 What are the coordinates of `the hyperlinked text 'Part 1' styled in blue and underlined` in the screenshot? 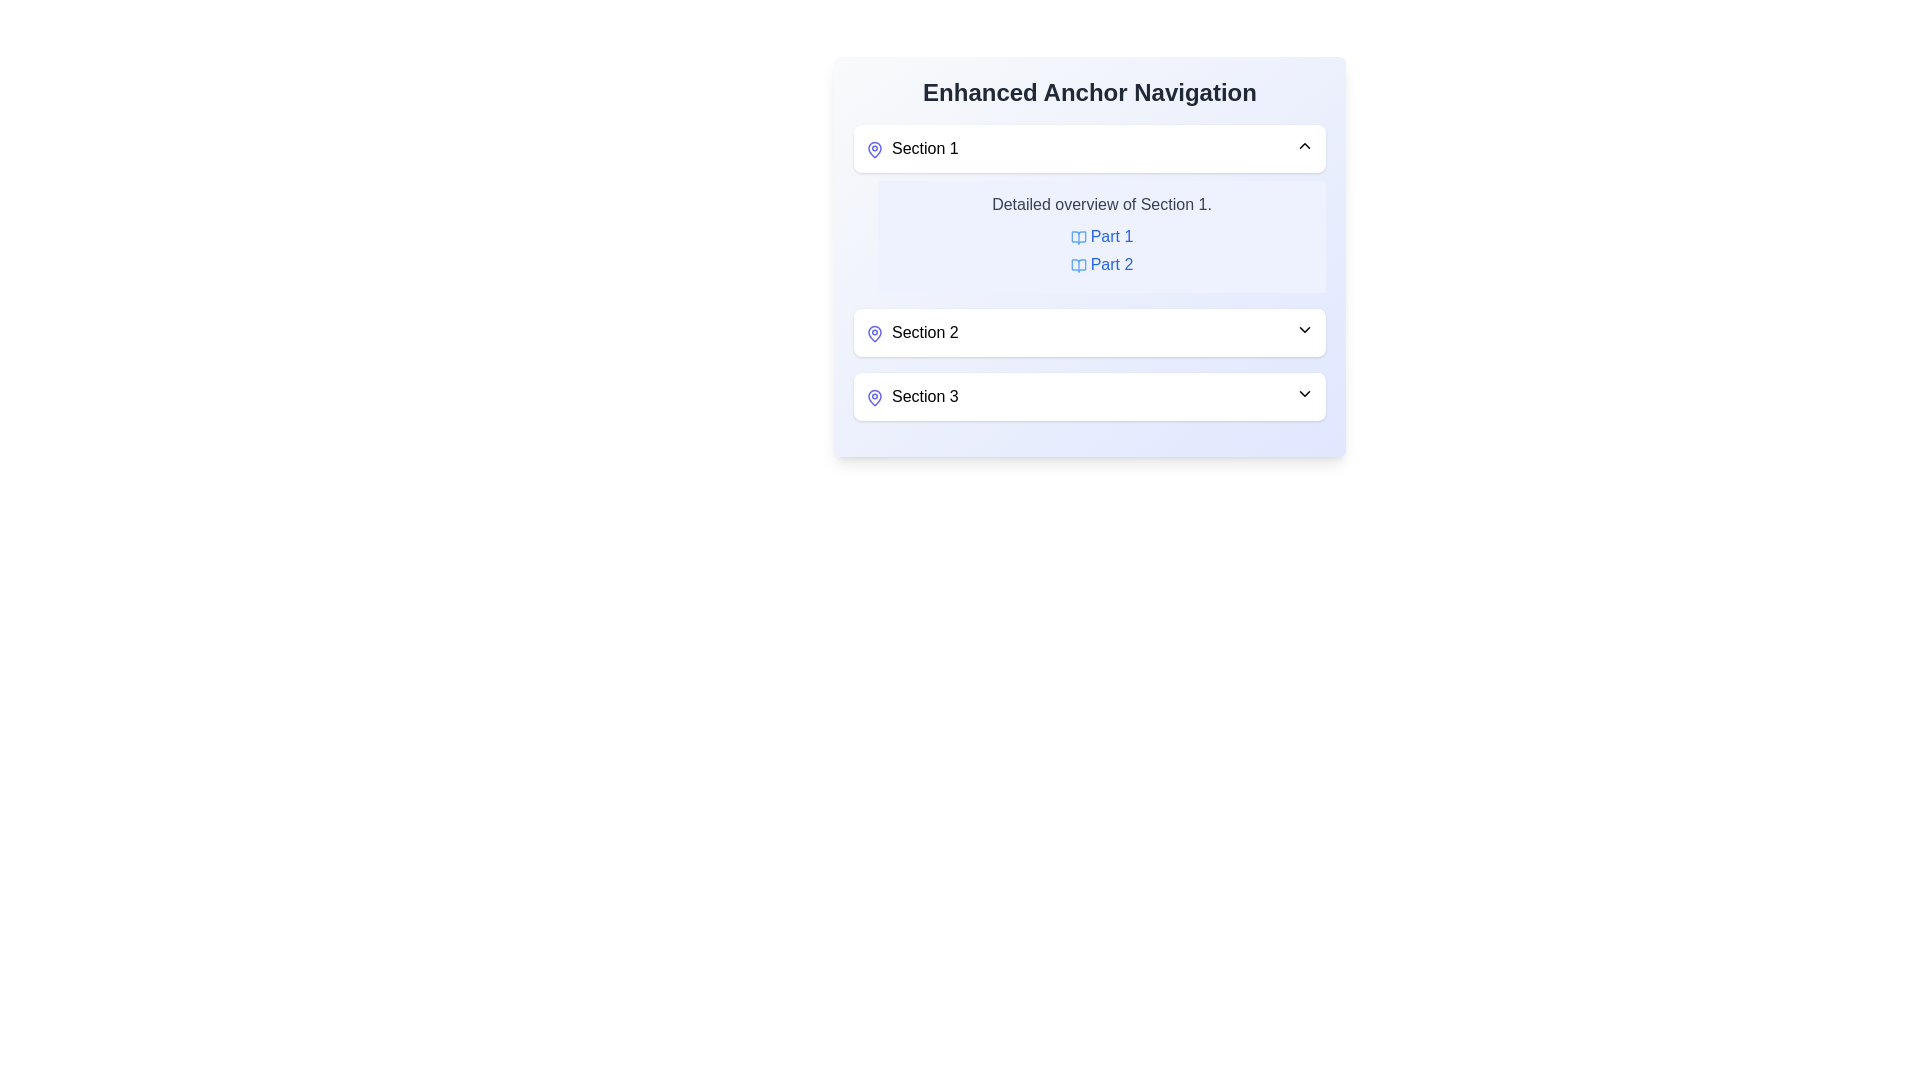 It's located at (1101, 235).